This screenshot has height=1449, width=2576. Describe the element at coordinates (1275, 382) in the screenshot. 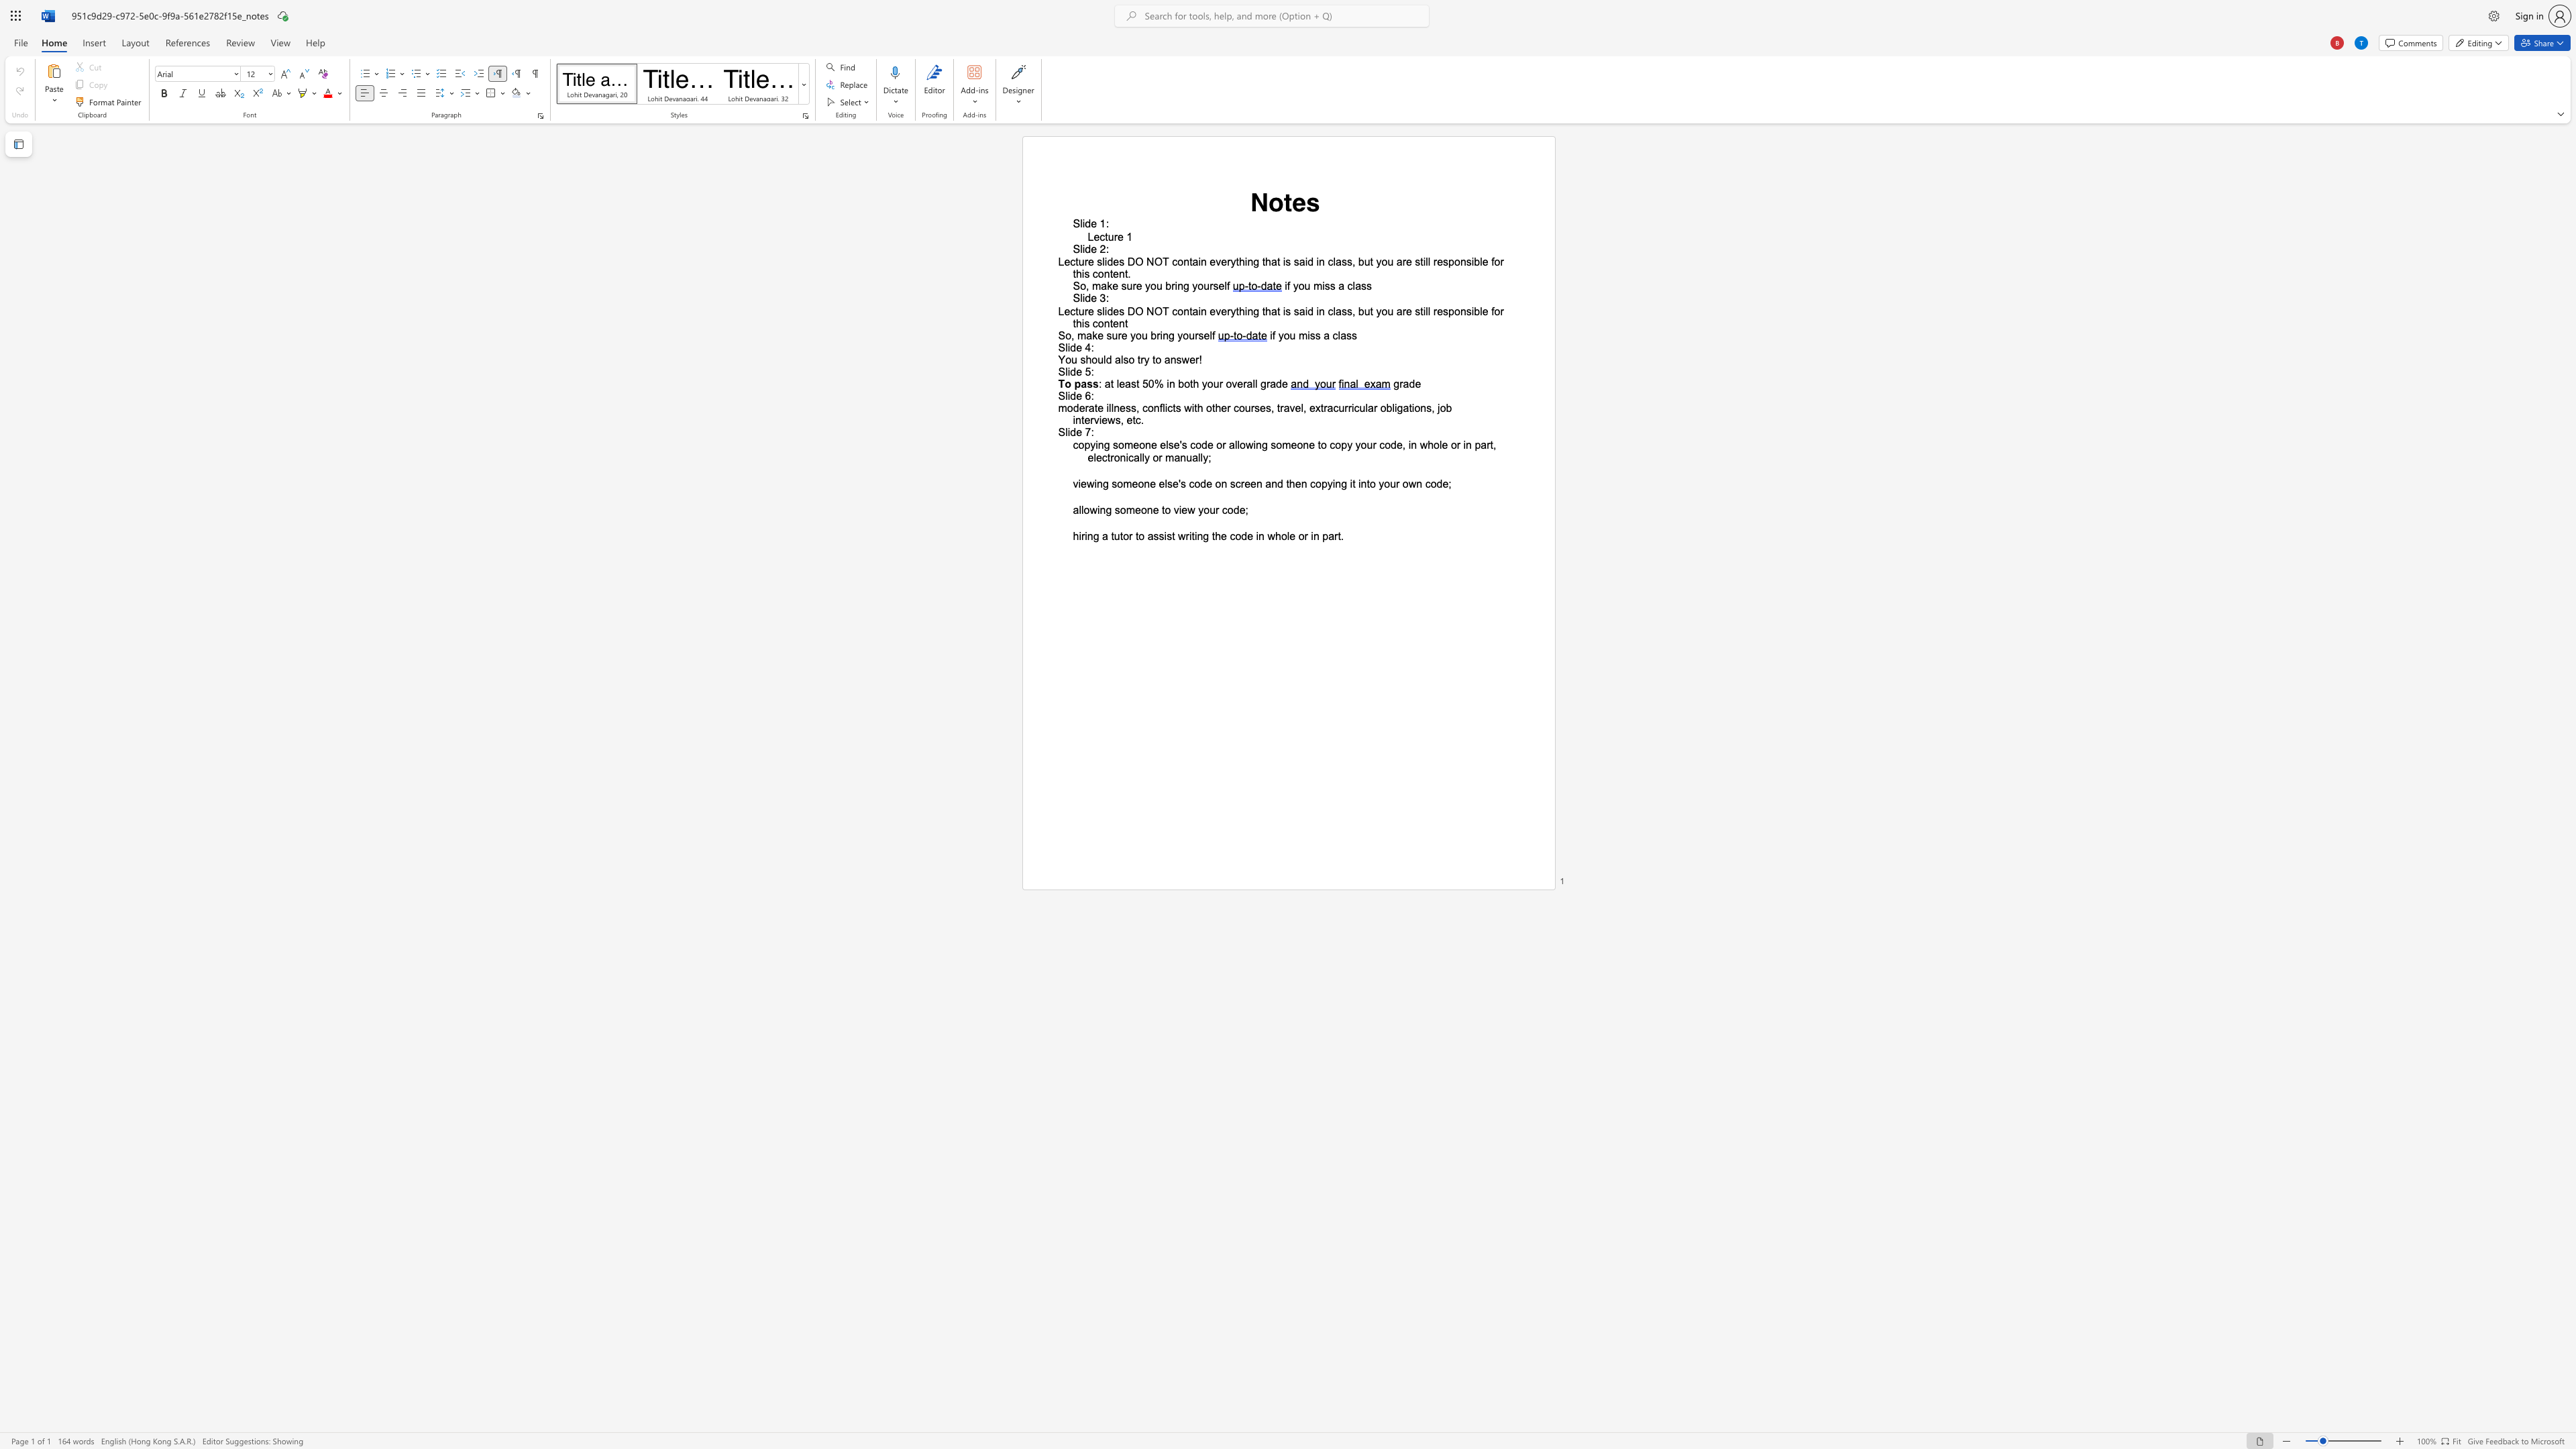

I see `the space between the continuous character "a" and "d" in the text` at that location.